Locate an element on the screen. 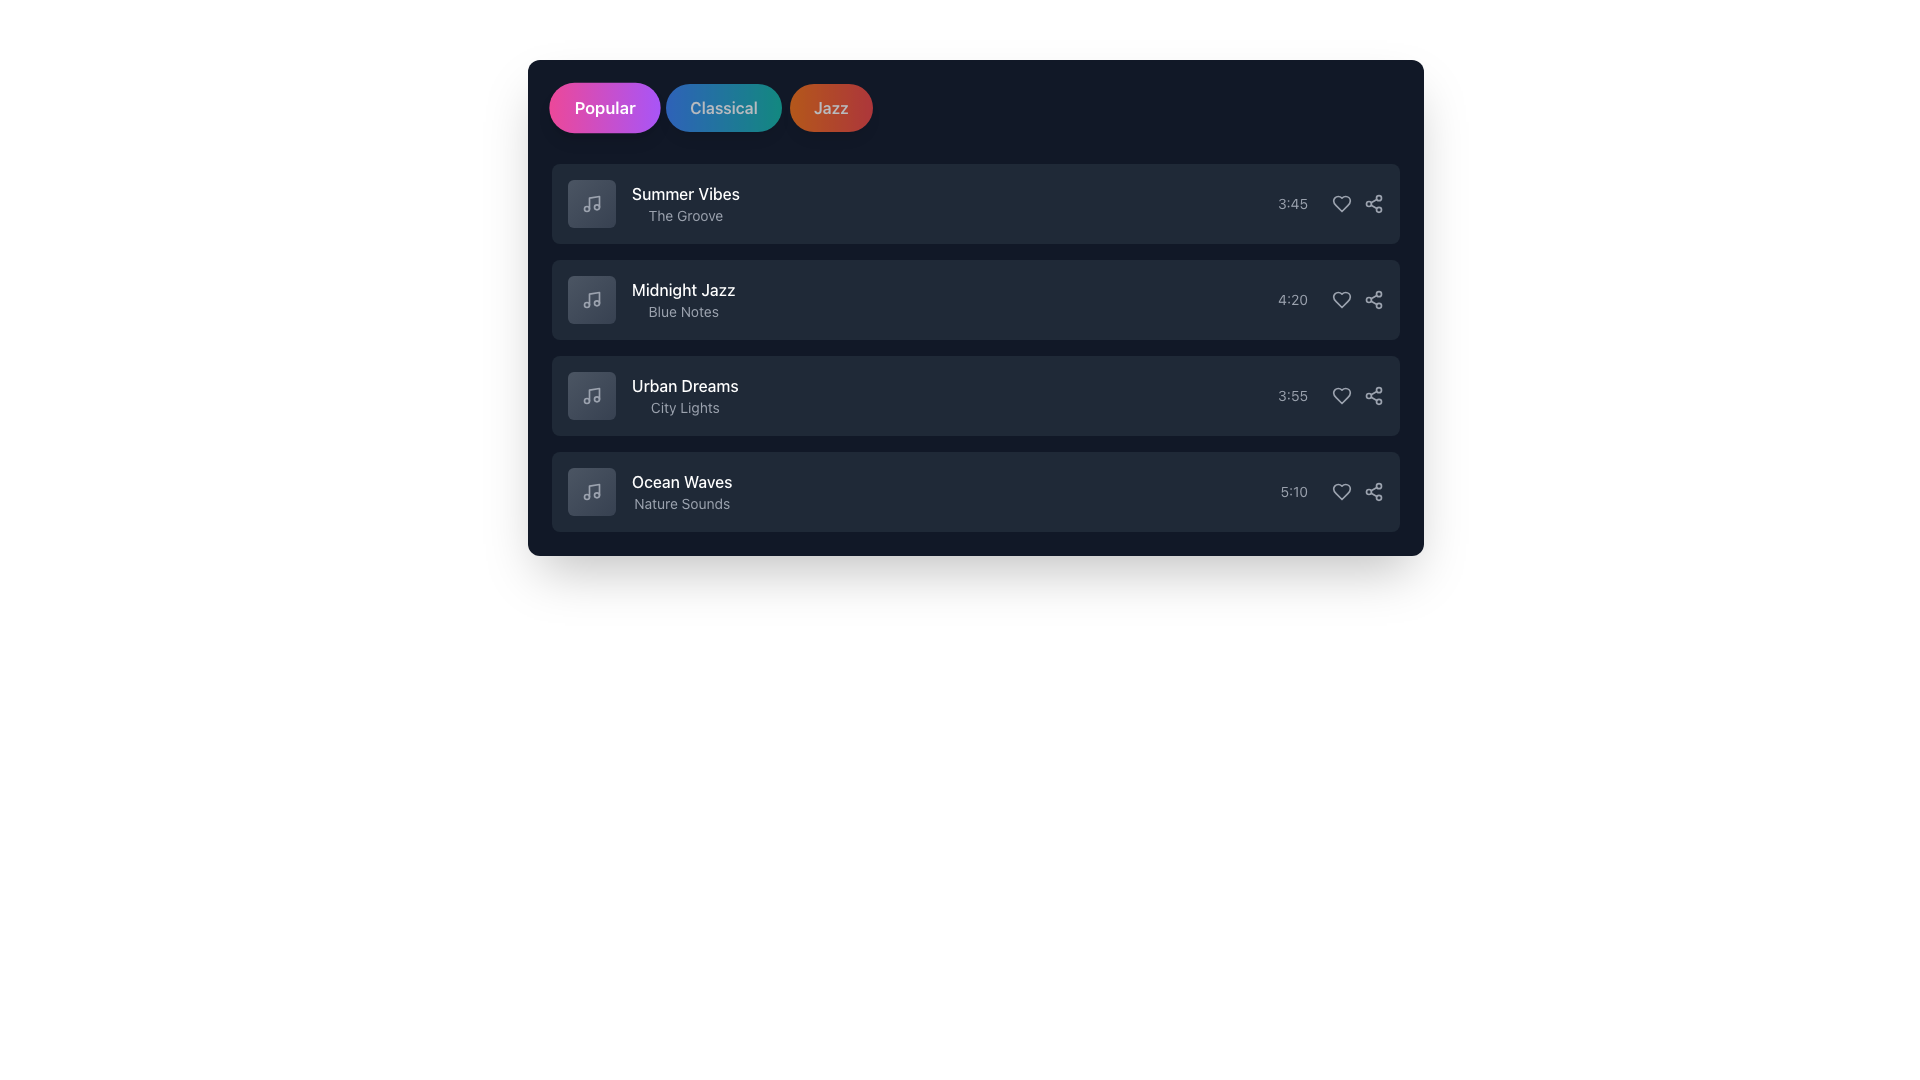 The height and width of the screenshot is (1080, 1920). the 'Popular' oval button with a gradient background transitioning from pink to purple for accessibility navigation is located at coordinates (604, 108).